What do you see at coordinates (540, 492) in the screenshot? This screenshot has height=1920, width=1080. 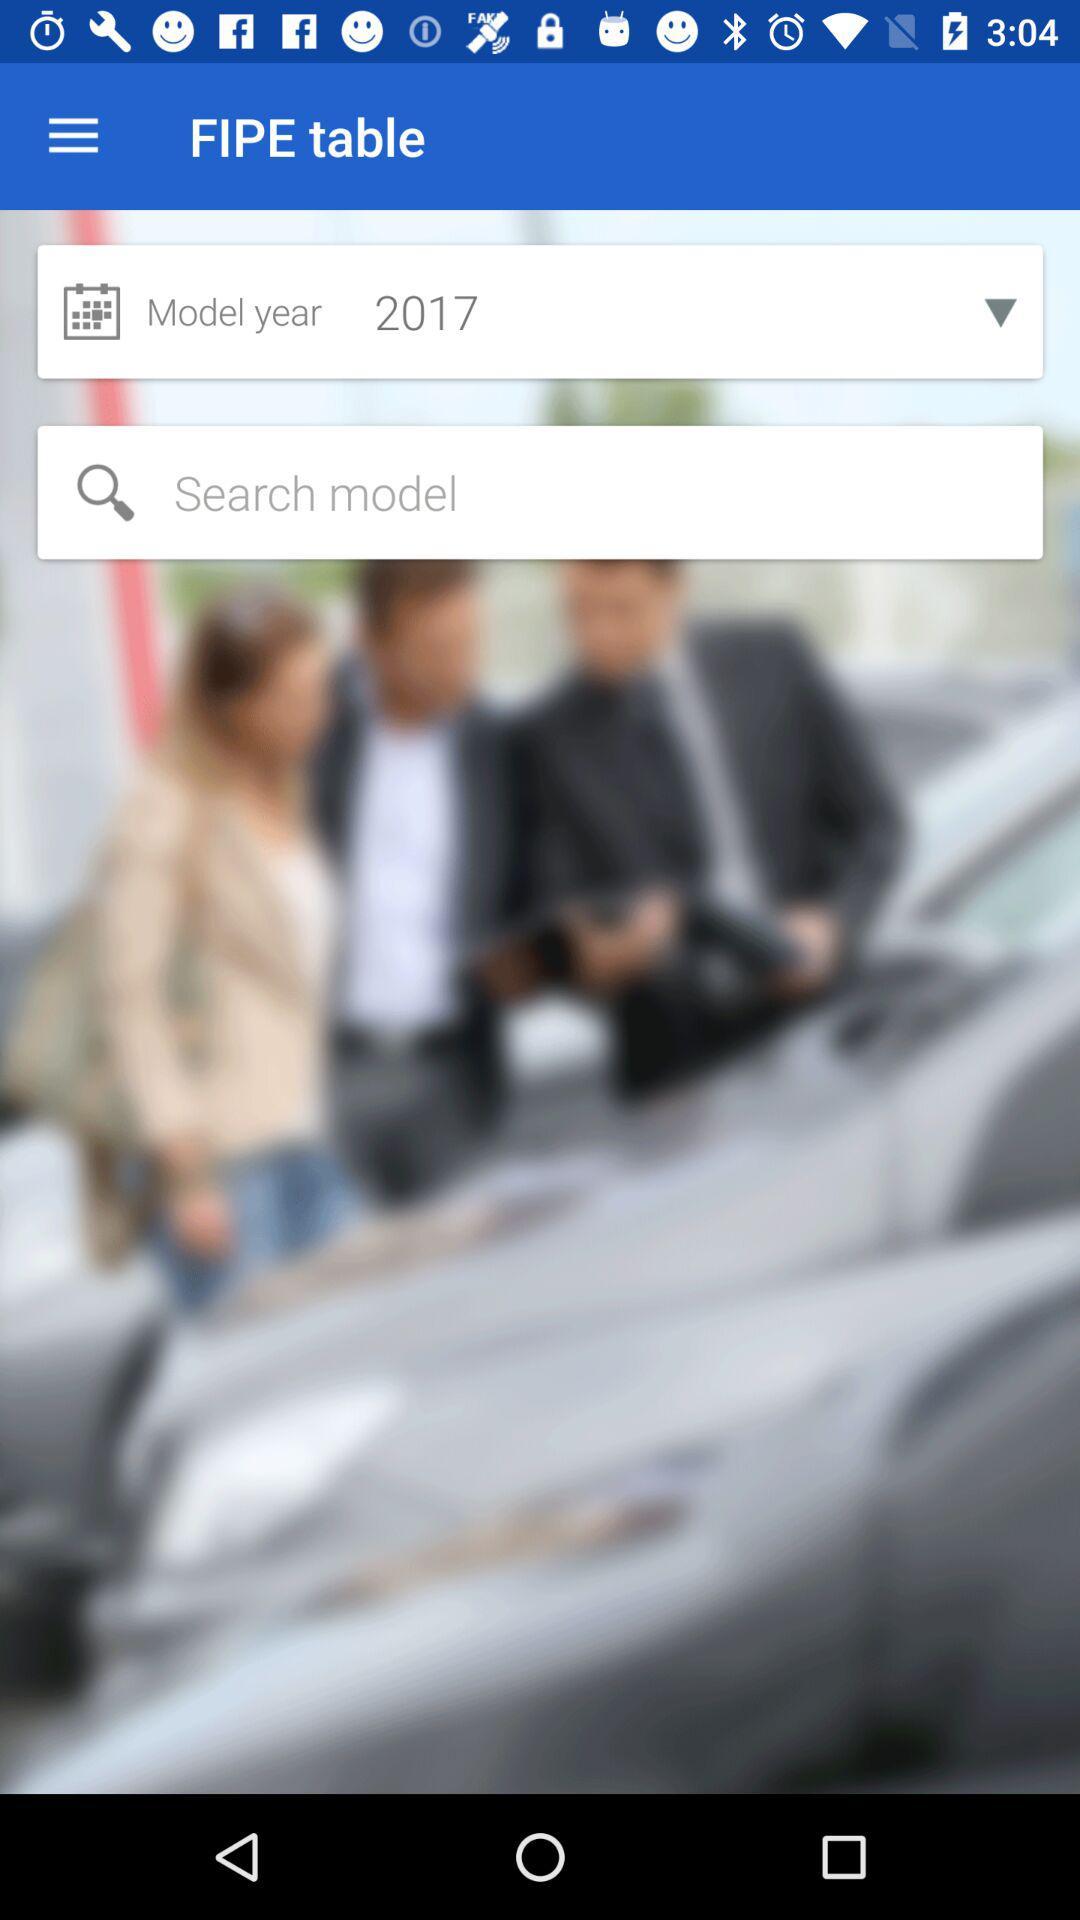 I see `search bar` at bounding box center [540, 492].